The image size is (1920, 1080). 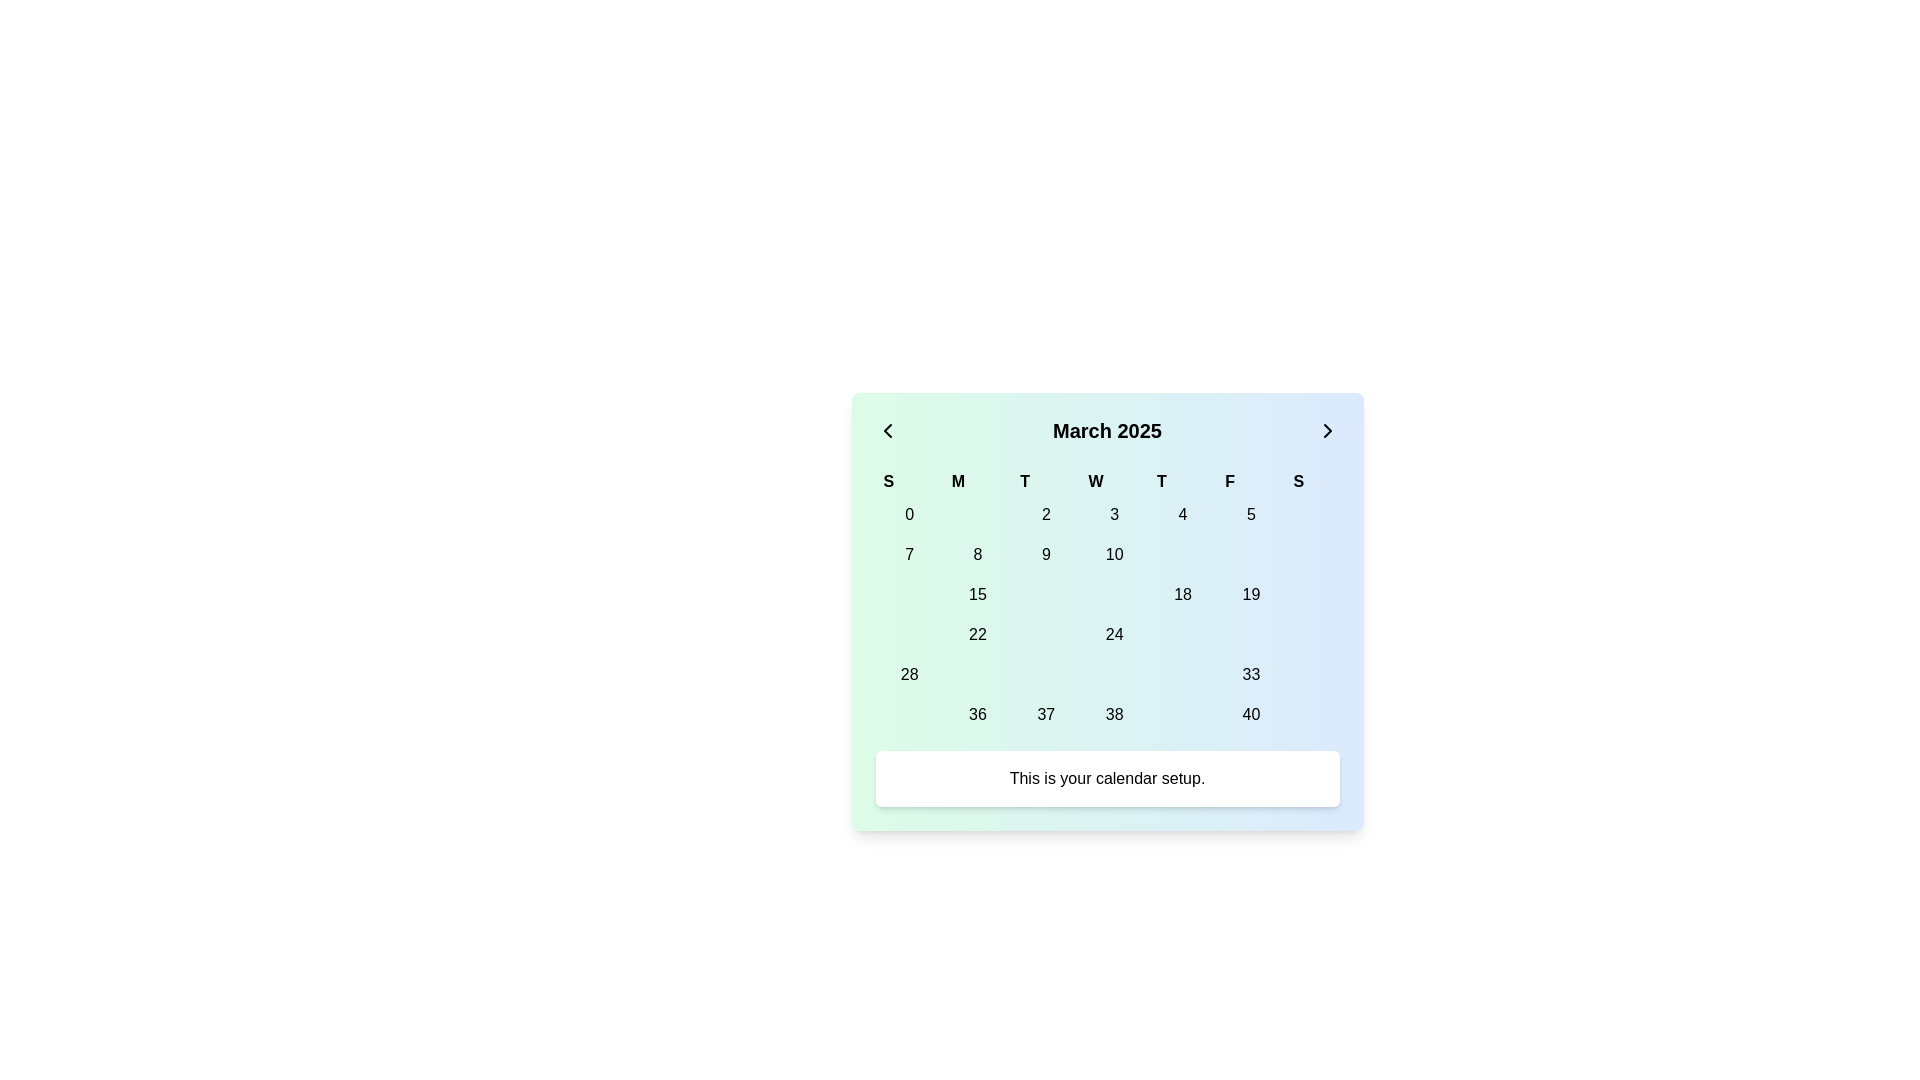 I want to click on across the calendar day selector, which displays the numbers '15', '•', '18', '19', so click(x=1106, y=593).